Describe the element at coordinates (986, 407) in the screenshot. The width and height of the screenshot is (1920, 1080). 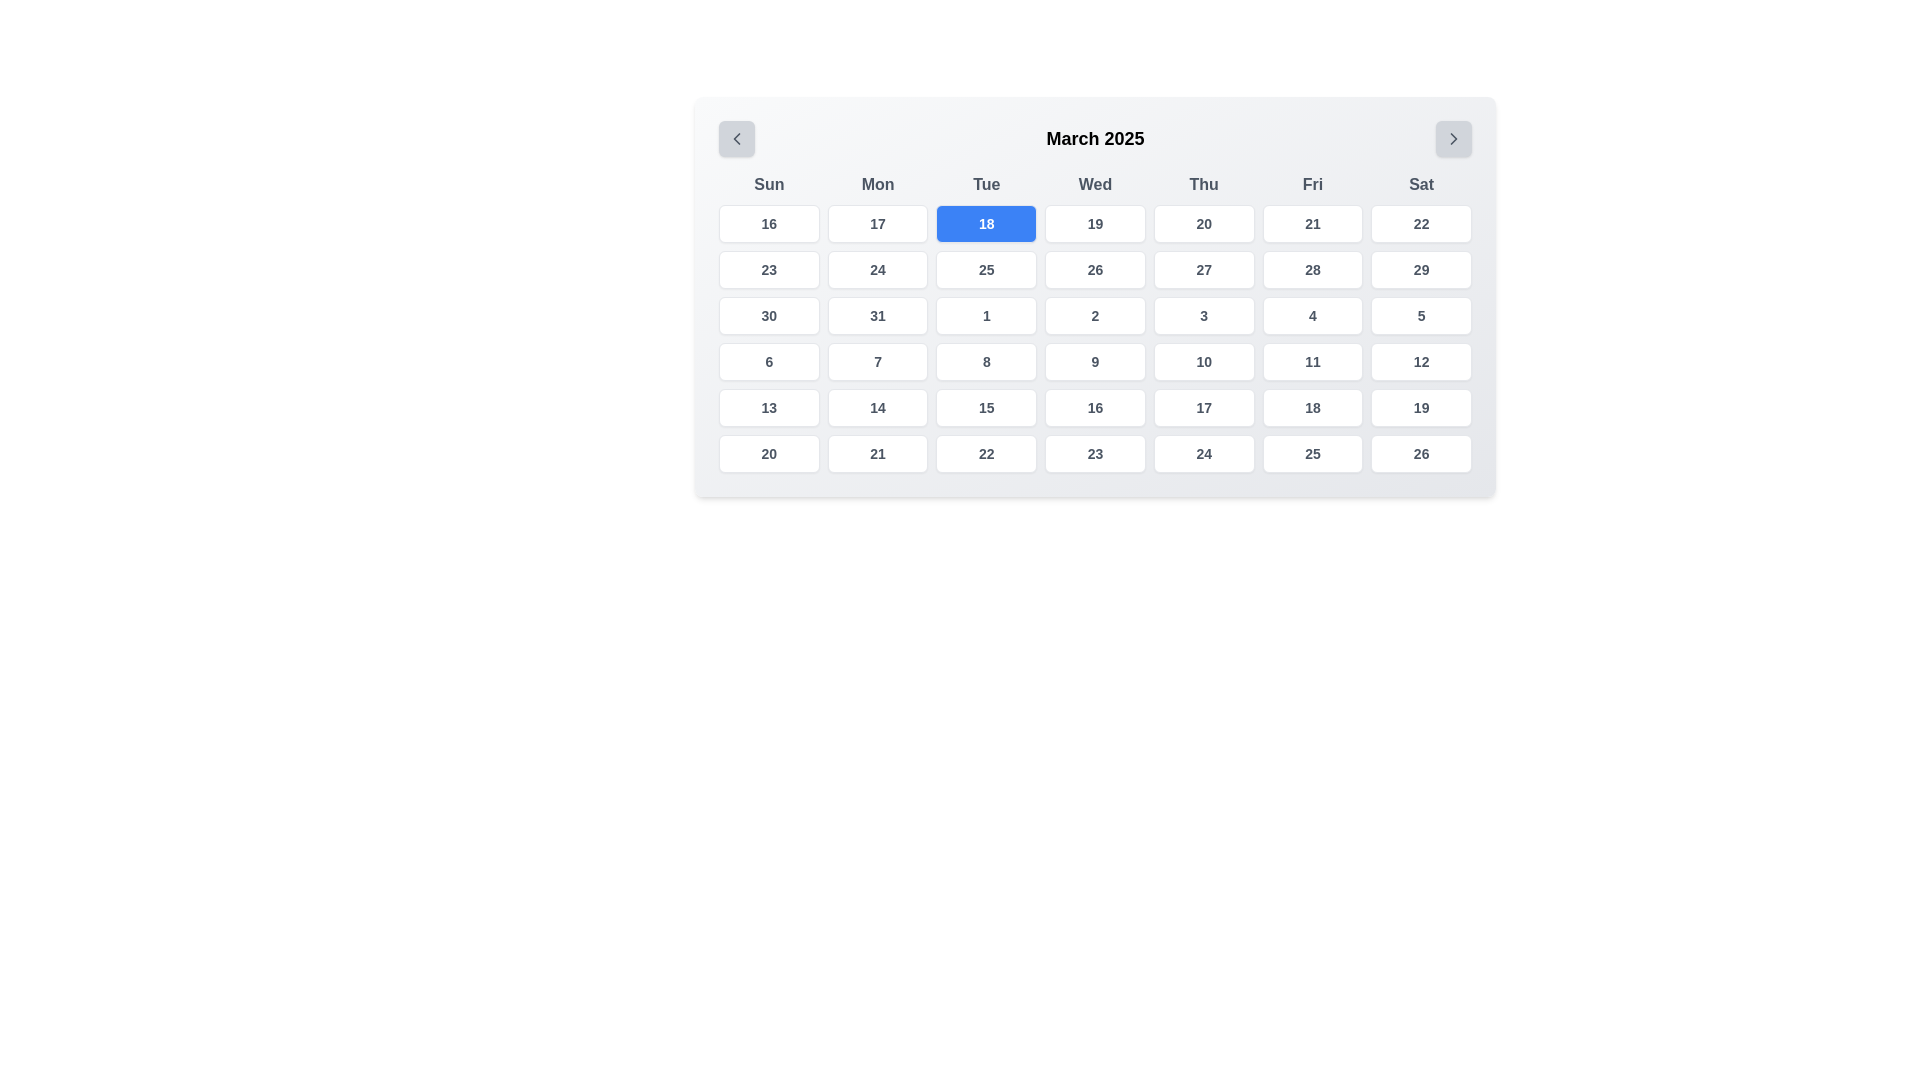
I see `the selectable day button for the date '15' in the calendar interface` at that location.